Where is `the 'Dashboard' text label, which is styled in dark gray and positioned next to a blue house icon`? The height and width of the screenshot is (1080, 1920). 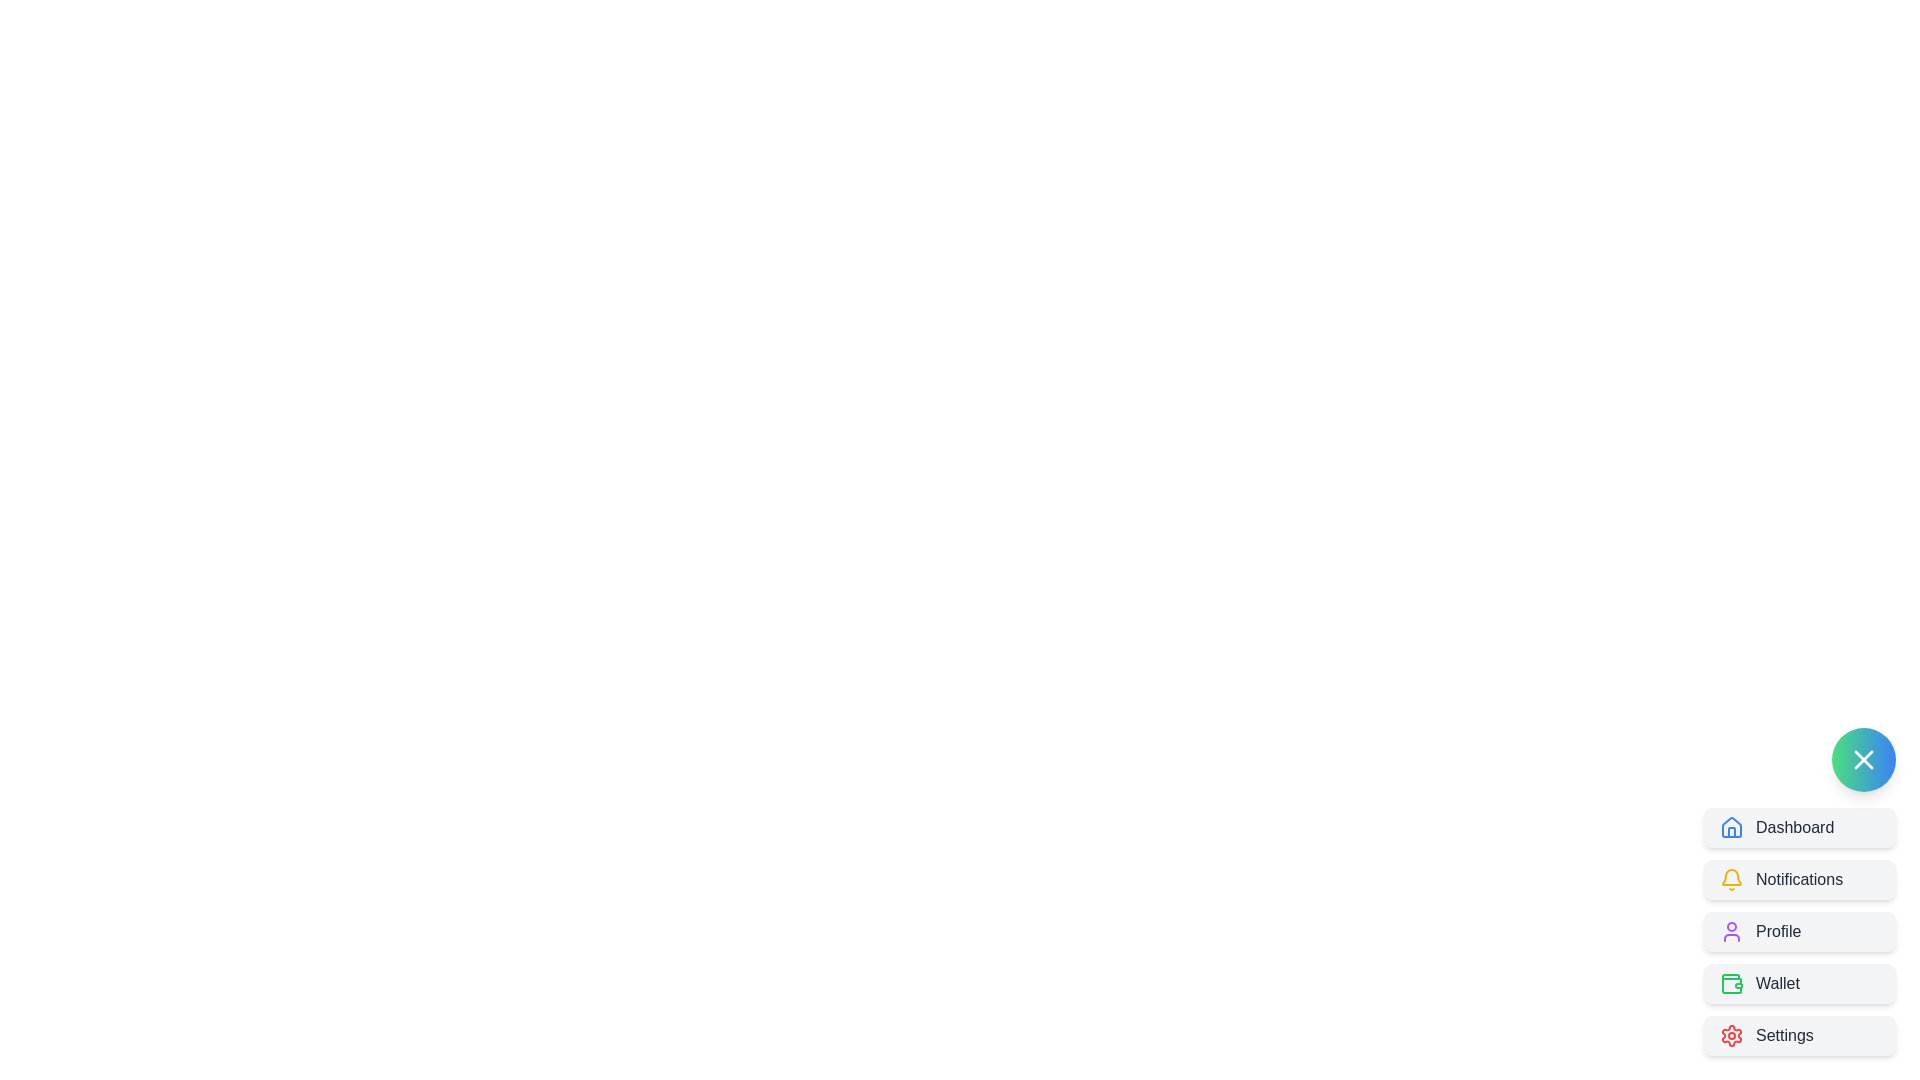
the 'Dashboard' text label, which is styled in dark gray and positioned next to a blue house icon is located at coordinates (1795, 828).